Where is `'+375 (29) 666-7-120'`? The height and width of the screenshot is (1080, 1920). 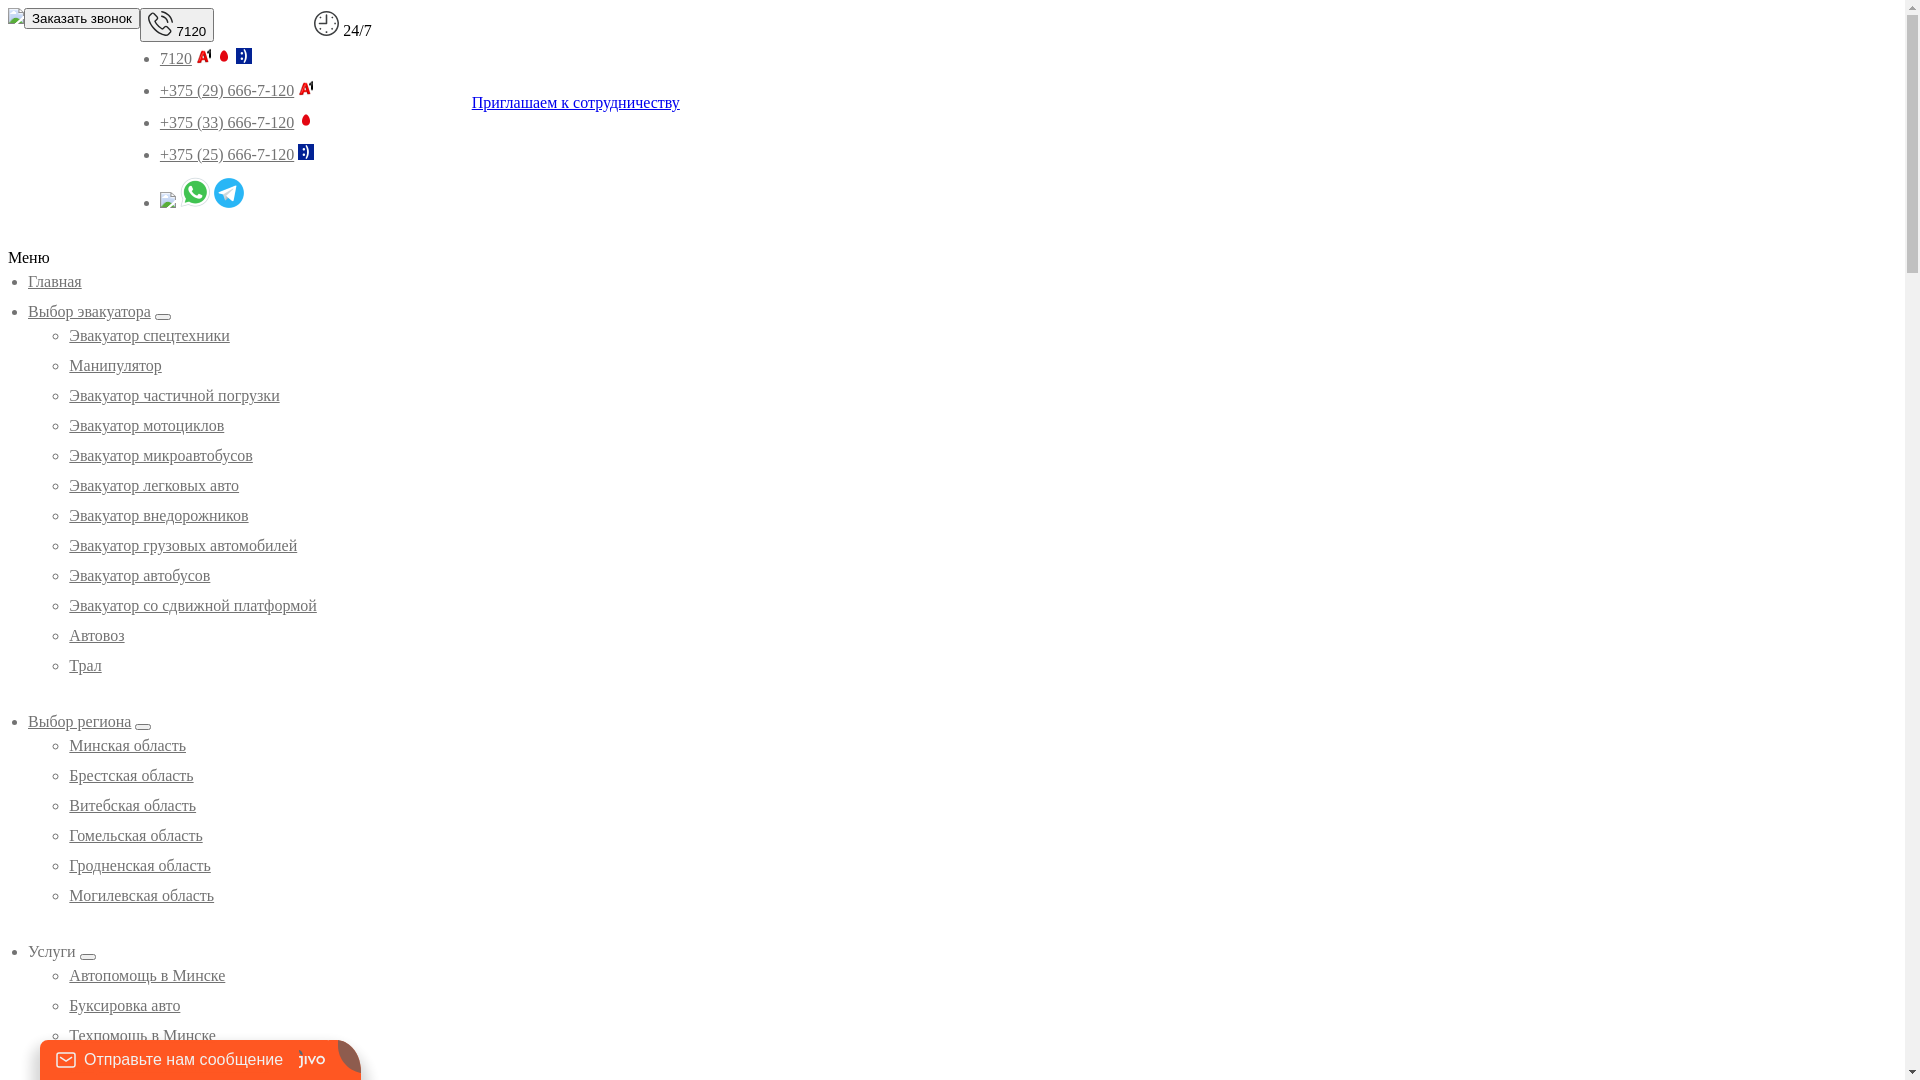
'+375 (29) 666-7-120' is located at coordinates (158, 90).